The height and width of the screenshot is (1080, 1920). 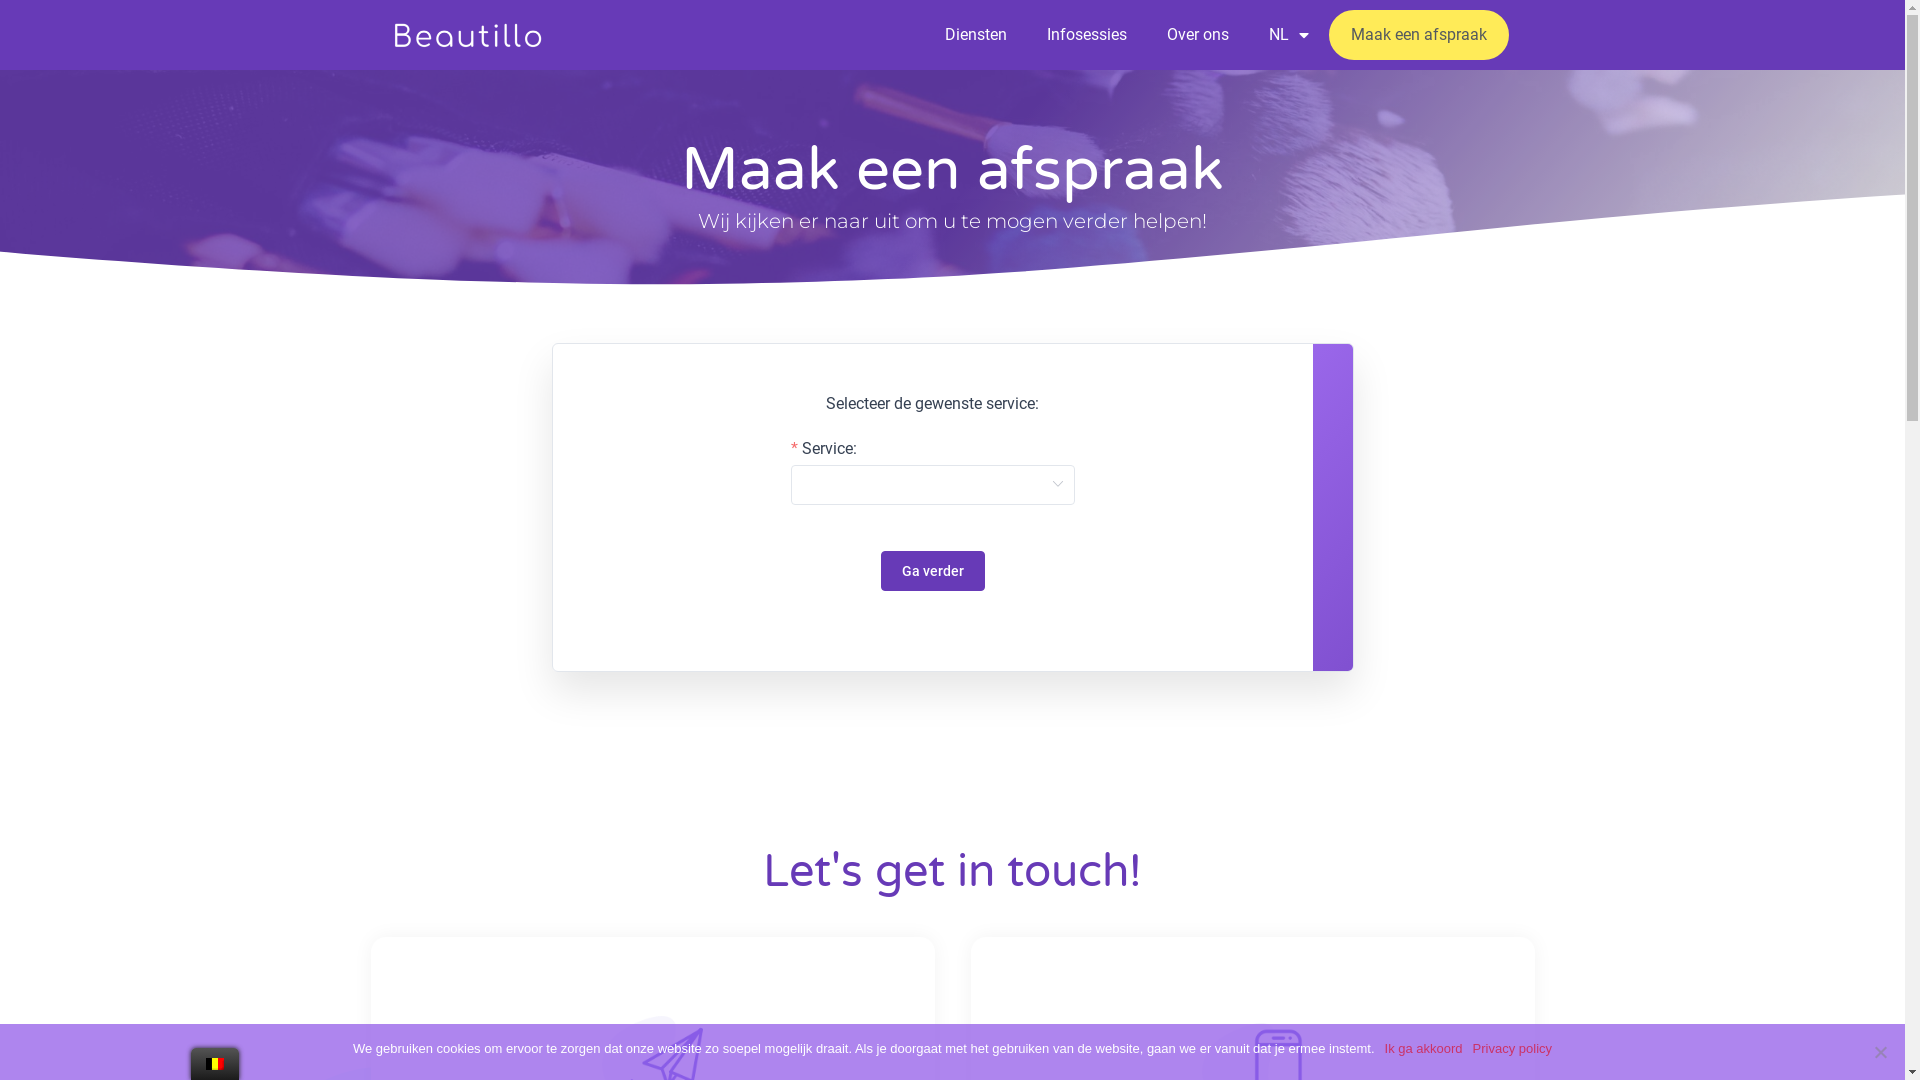 I want to click on 'Infosessies', so click(x=1085, y=34).